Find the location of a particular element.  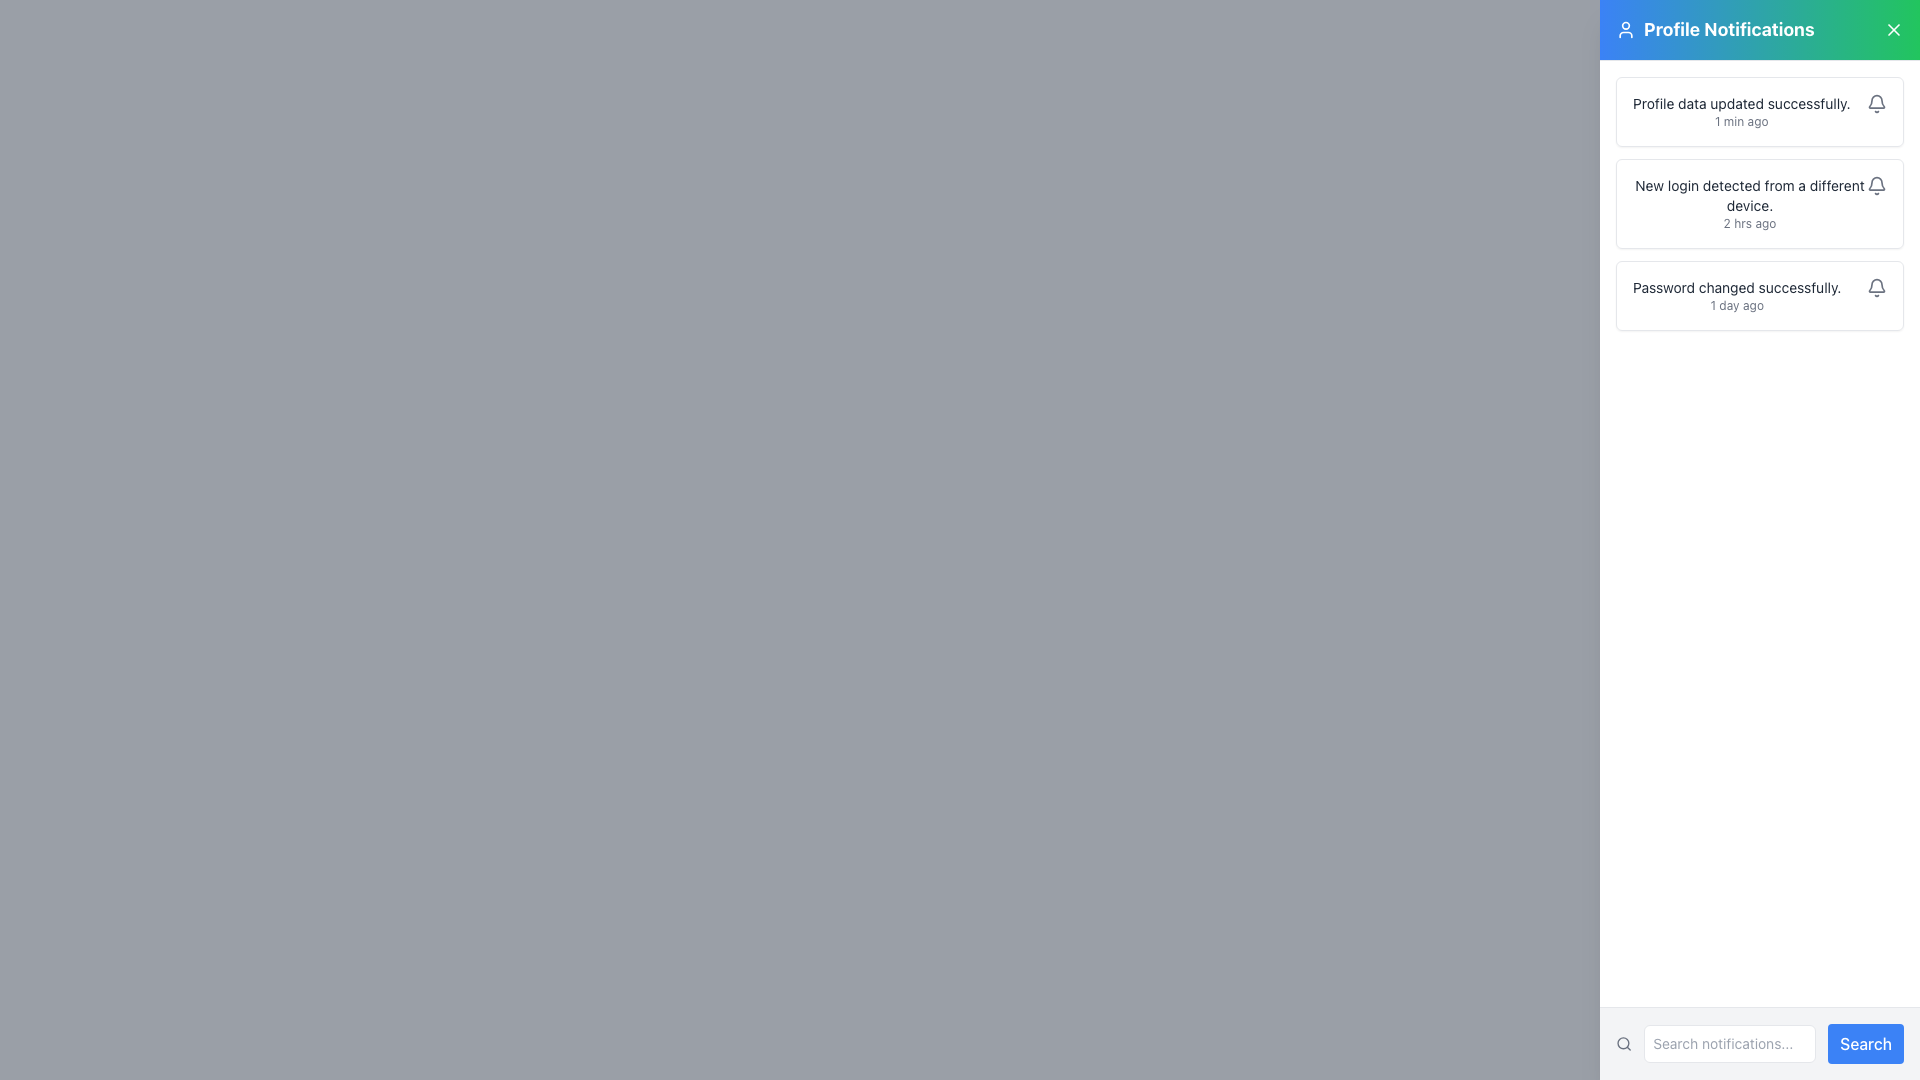

the second notification card in the 'Profile Notifications' sidebar that informs about a recent login activity from a different device is located at coordinates (1760, 204).